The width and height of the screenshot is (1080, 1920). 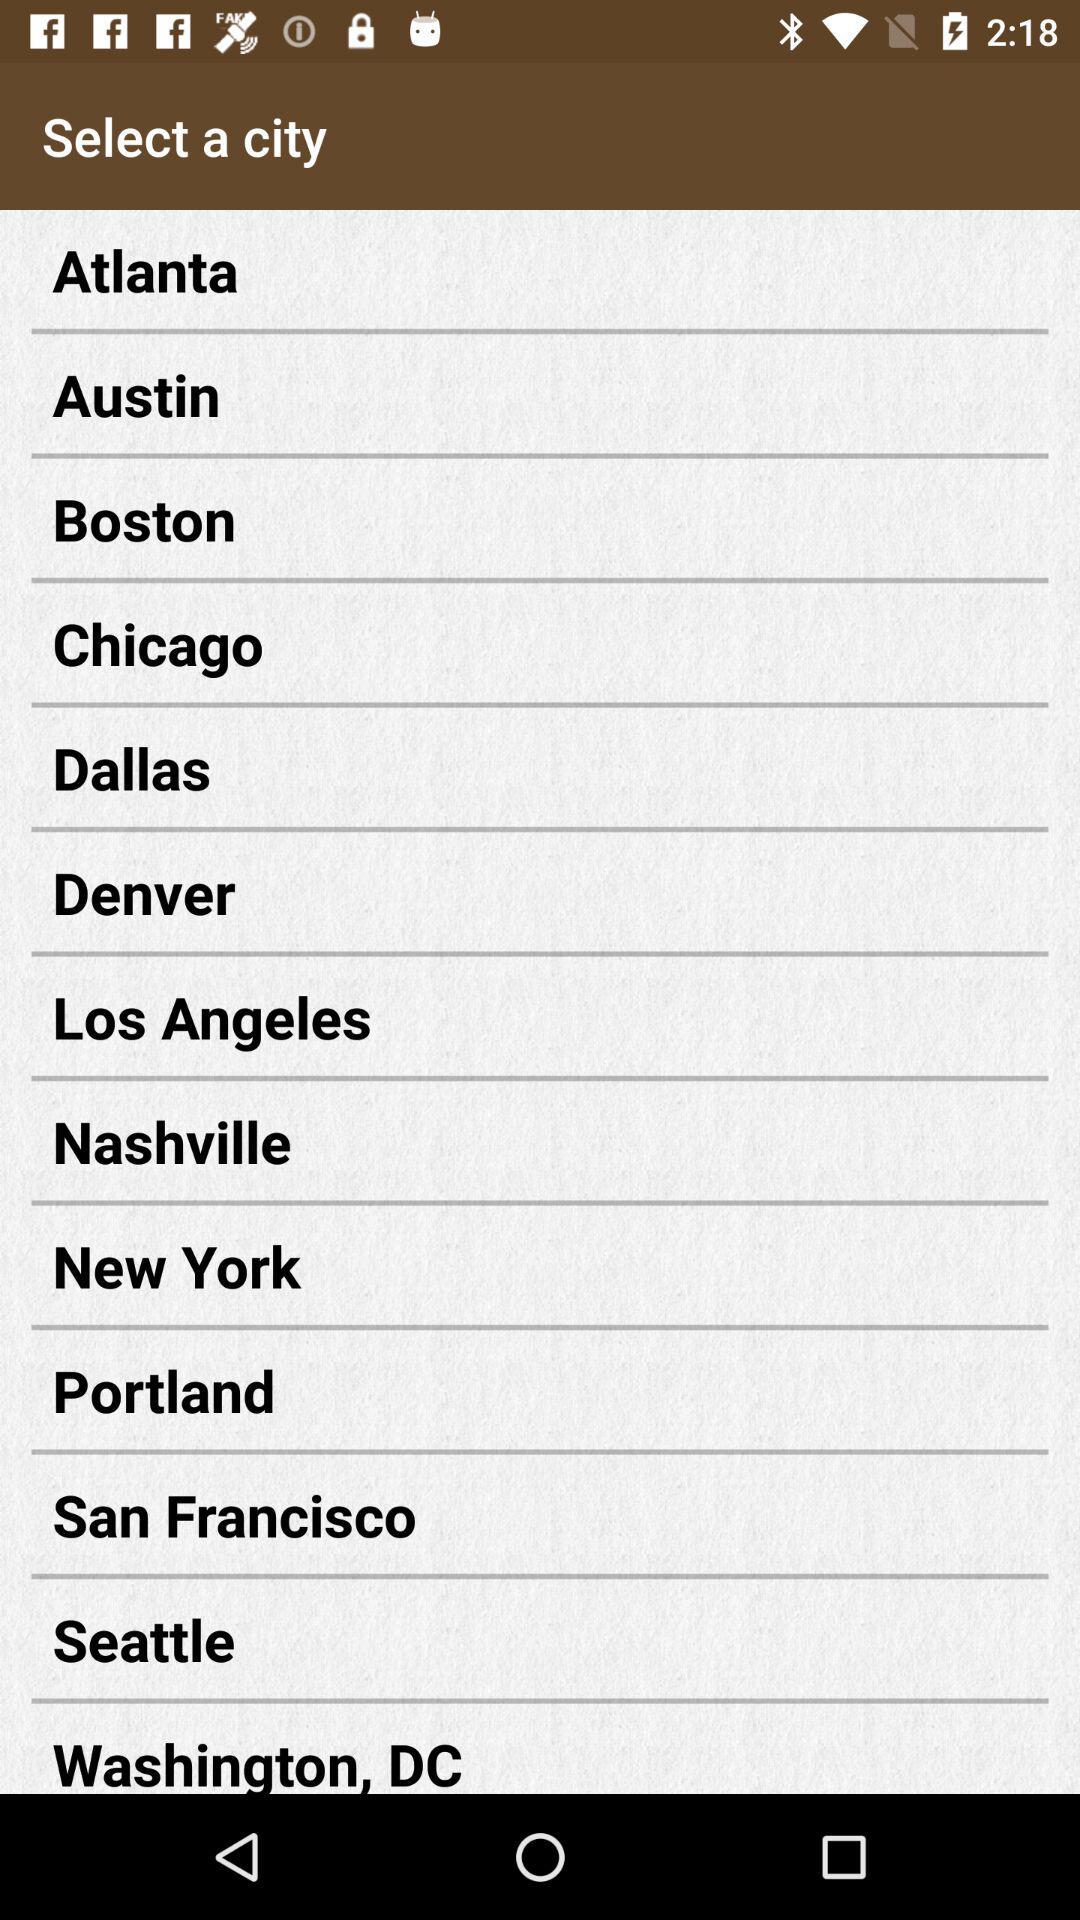 What do you see at coordinates (540, 518) in the screenshot?
I see `boston icon` at bounding box center [540, 518].